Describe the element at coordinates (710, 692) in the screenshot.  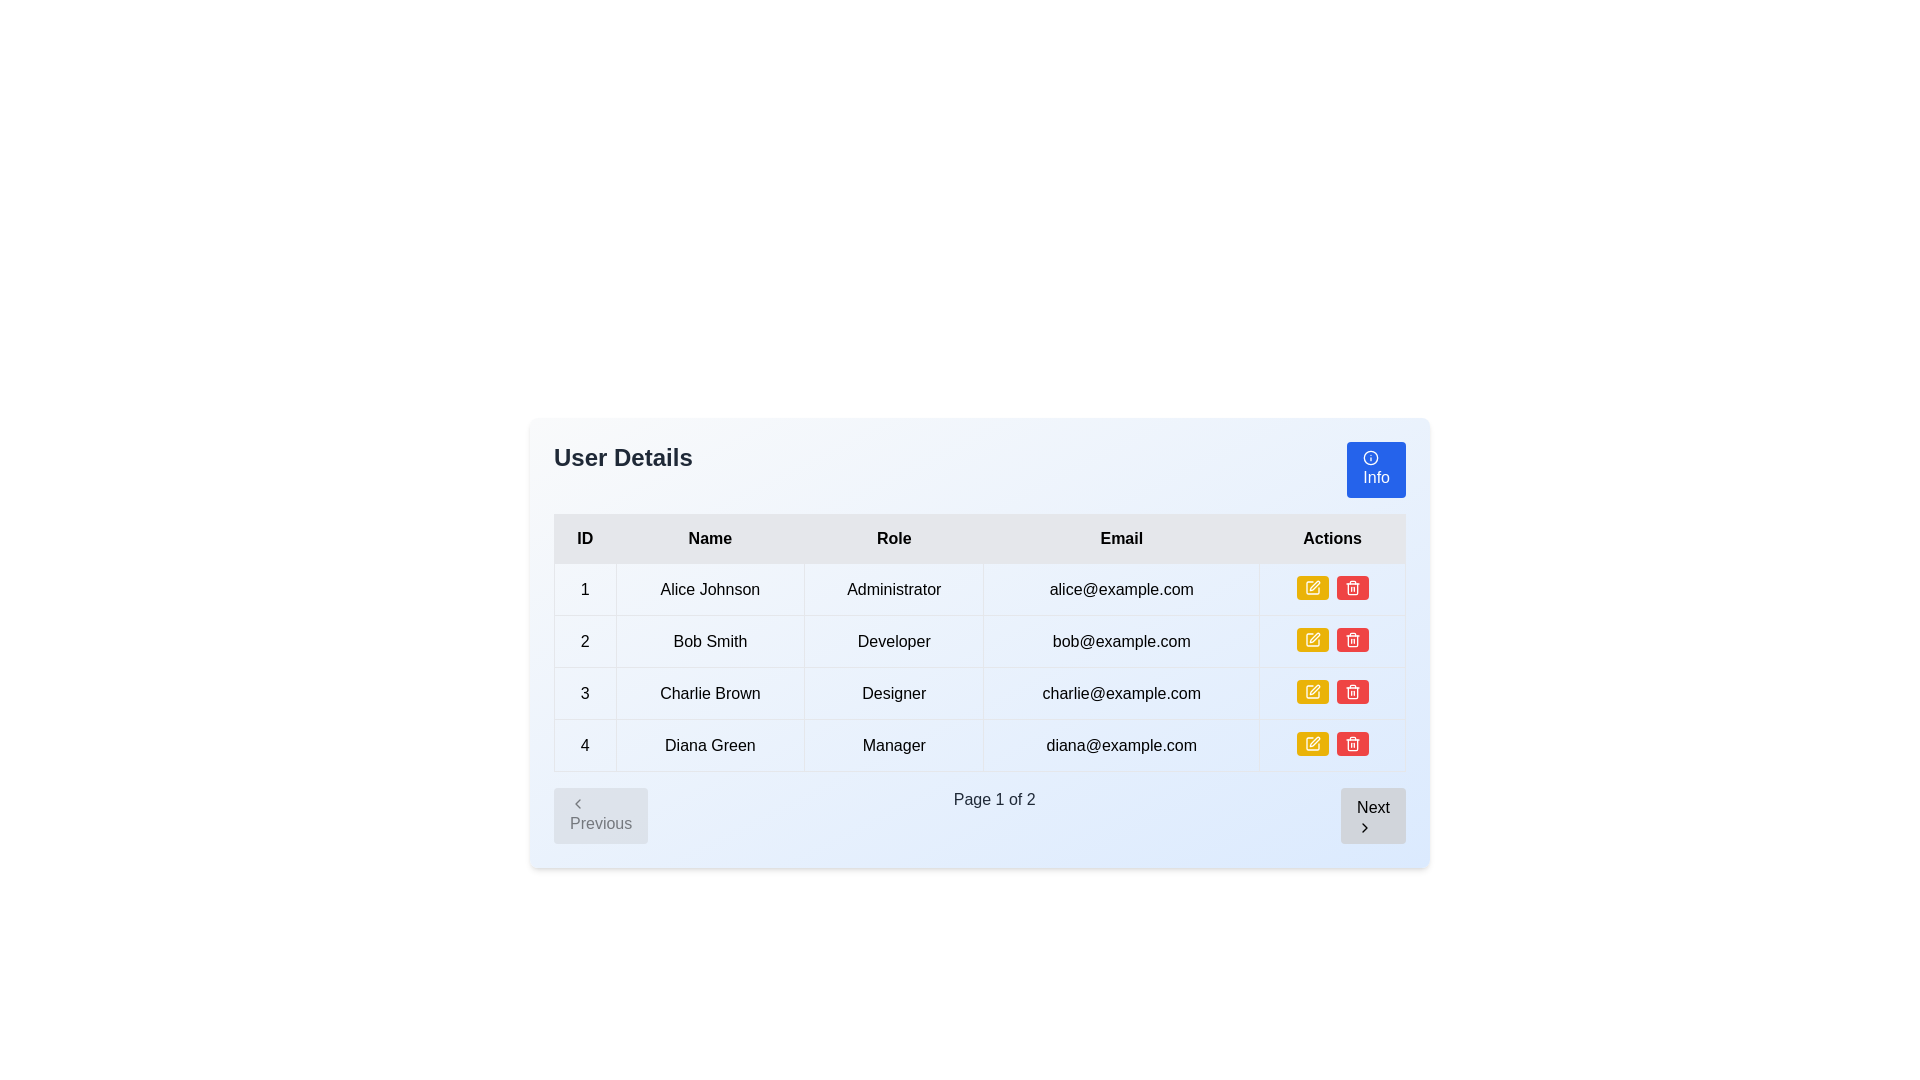
I see `the Text Label displaying the user's name located in the third row of the table, under the 'Name' column, adjacent to the 'ID' column containing '3' and the 'Role' column containing 'Designer'` at that location.